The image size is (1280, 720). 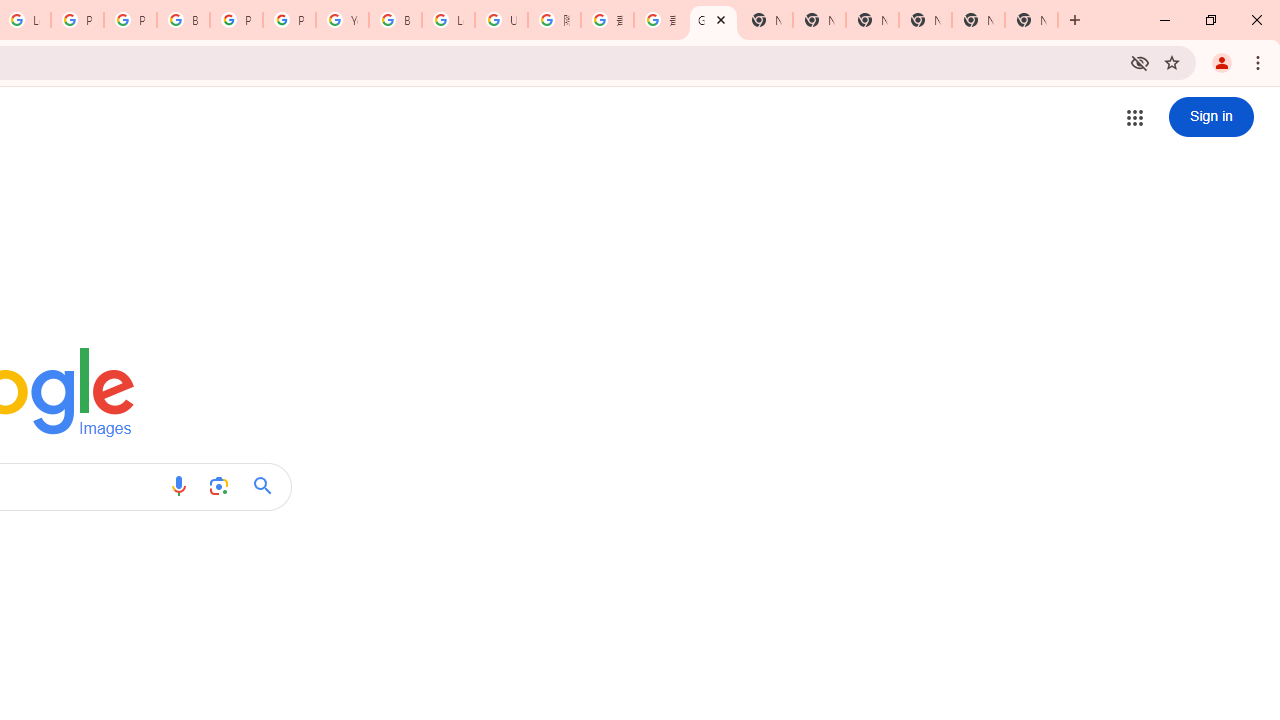 What do you see at coordinates (713, 20) in the screenshot?
I see `'Google Images'` at bounding box center [713, 20].